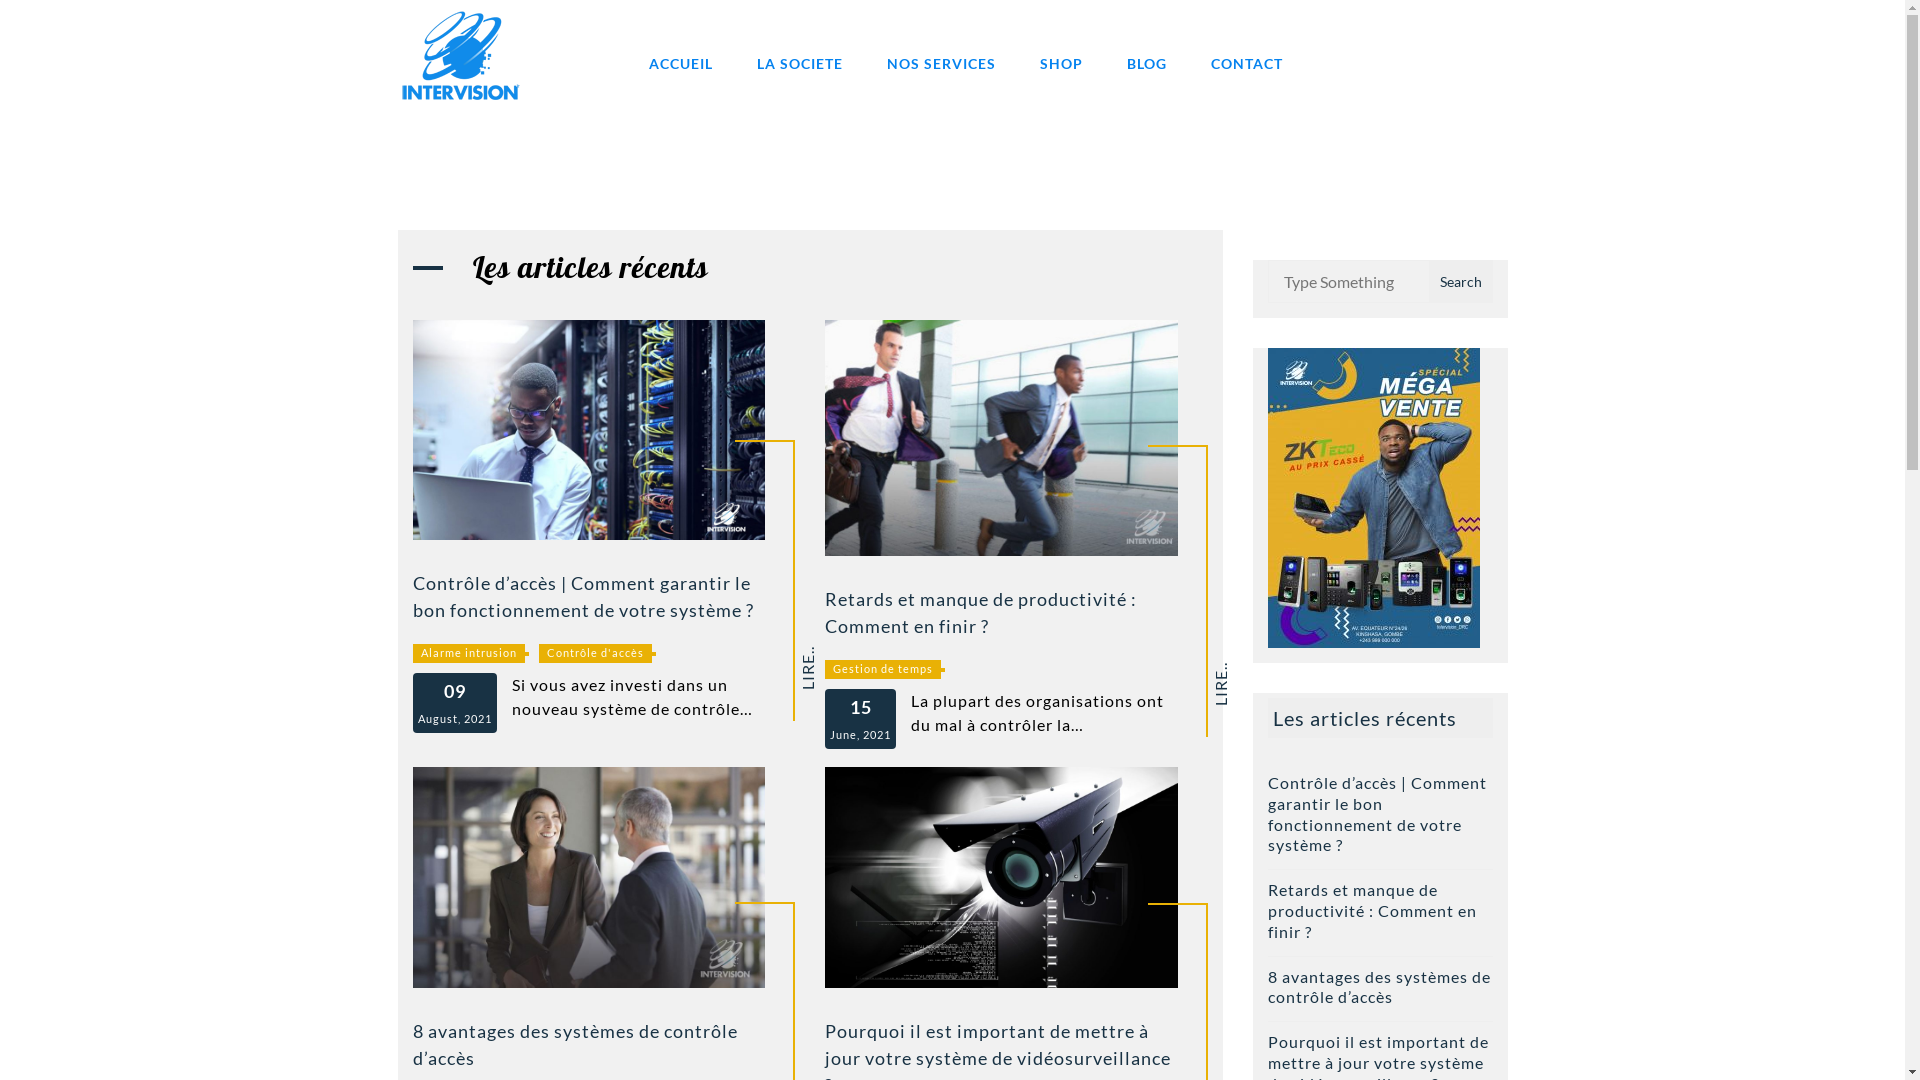 The image size is (1920, 1080). I want to click on 'CONTACT', so click(1245, 62).